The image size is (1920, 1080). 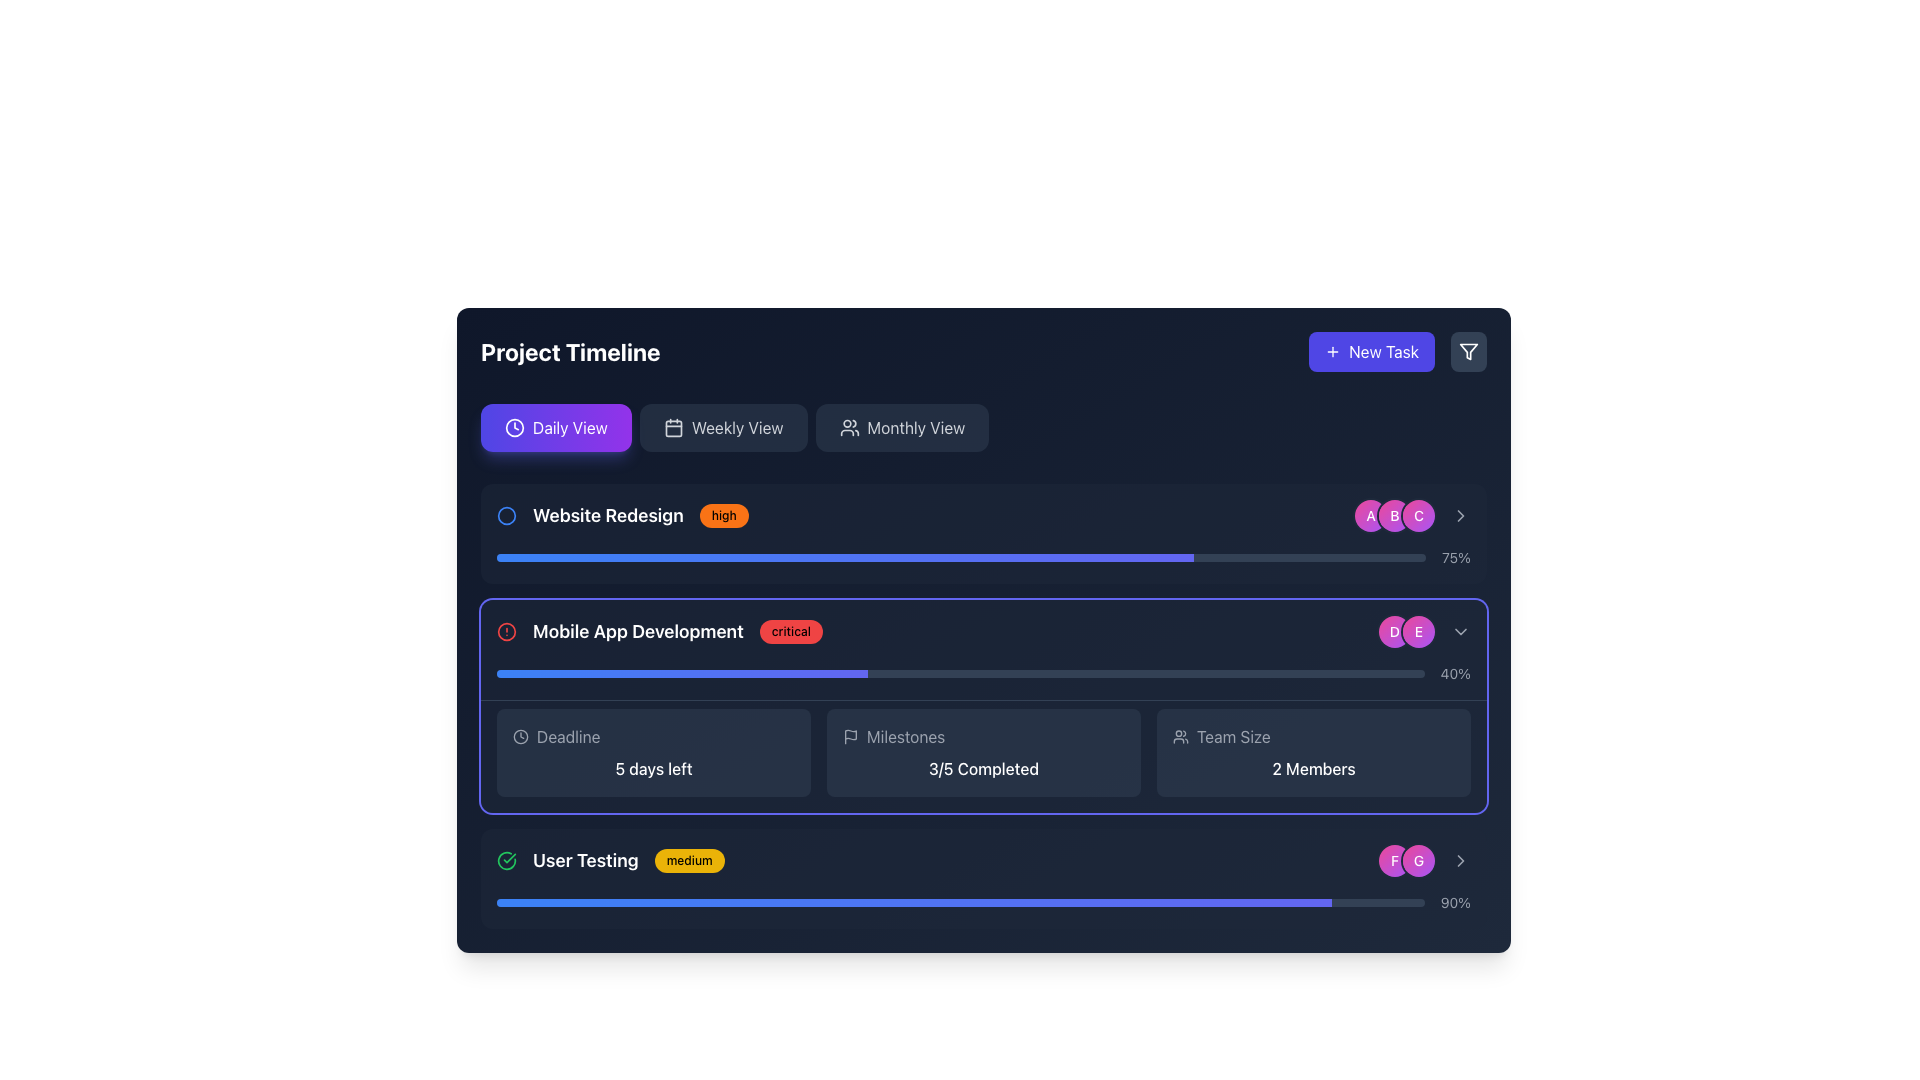 I want to click on text of the 'Milestones' label, which indicates milestone-related progress information in the 'Mobile App Development' section of the project timeline interface, so click(x=905, y=736).